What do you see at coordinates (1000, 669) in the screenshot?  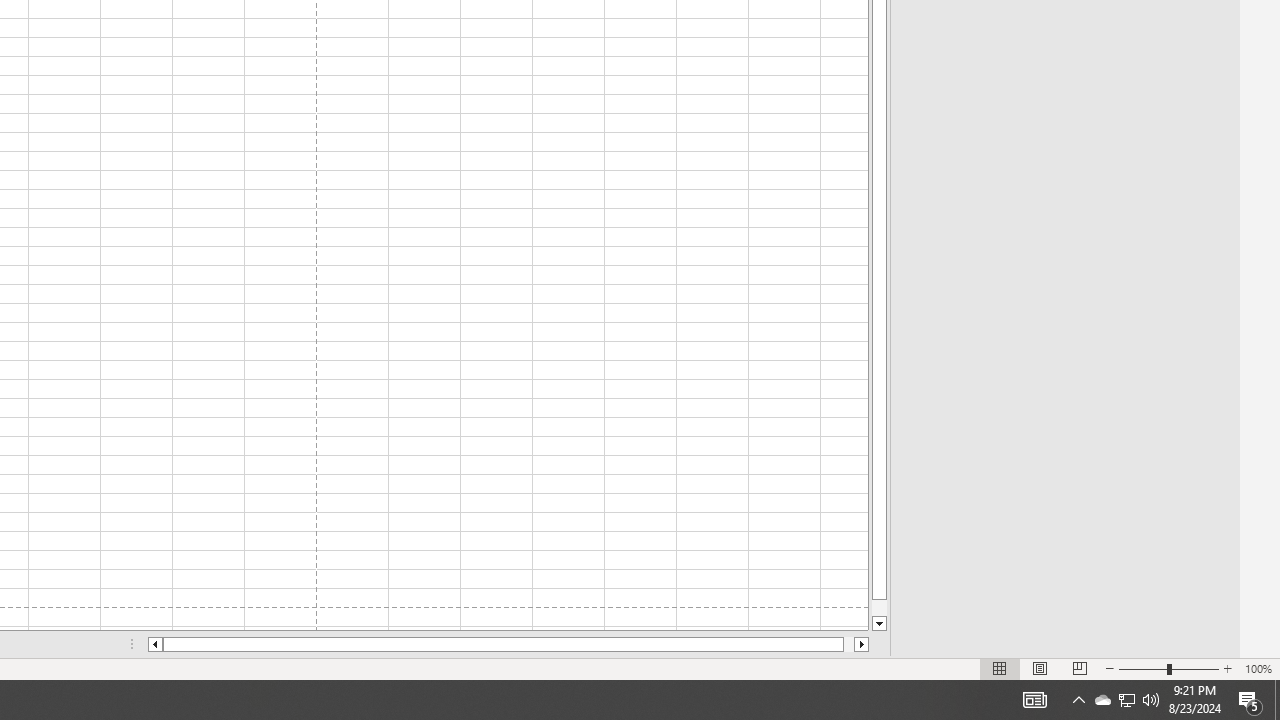 I see `'Normal'` at bounding box center [1000, 669].